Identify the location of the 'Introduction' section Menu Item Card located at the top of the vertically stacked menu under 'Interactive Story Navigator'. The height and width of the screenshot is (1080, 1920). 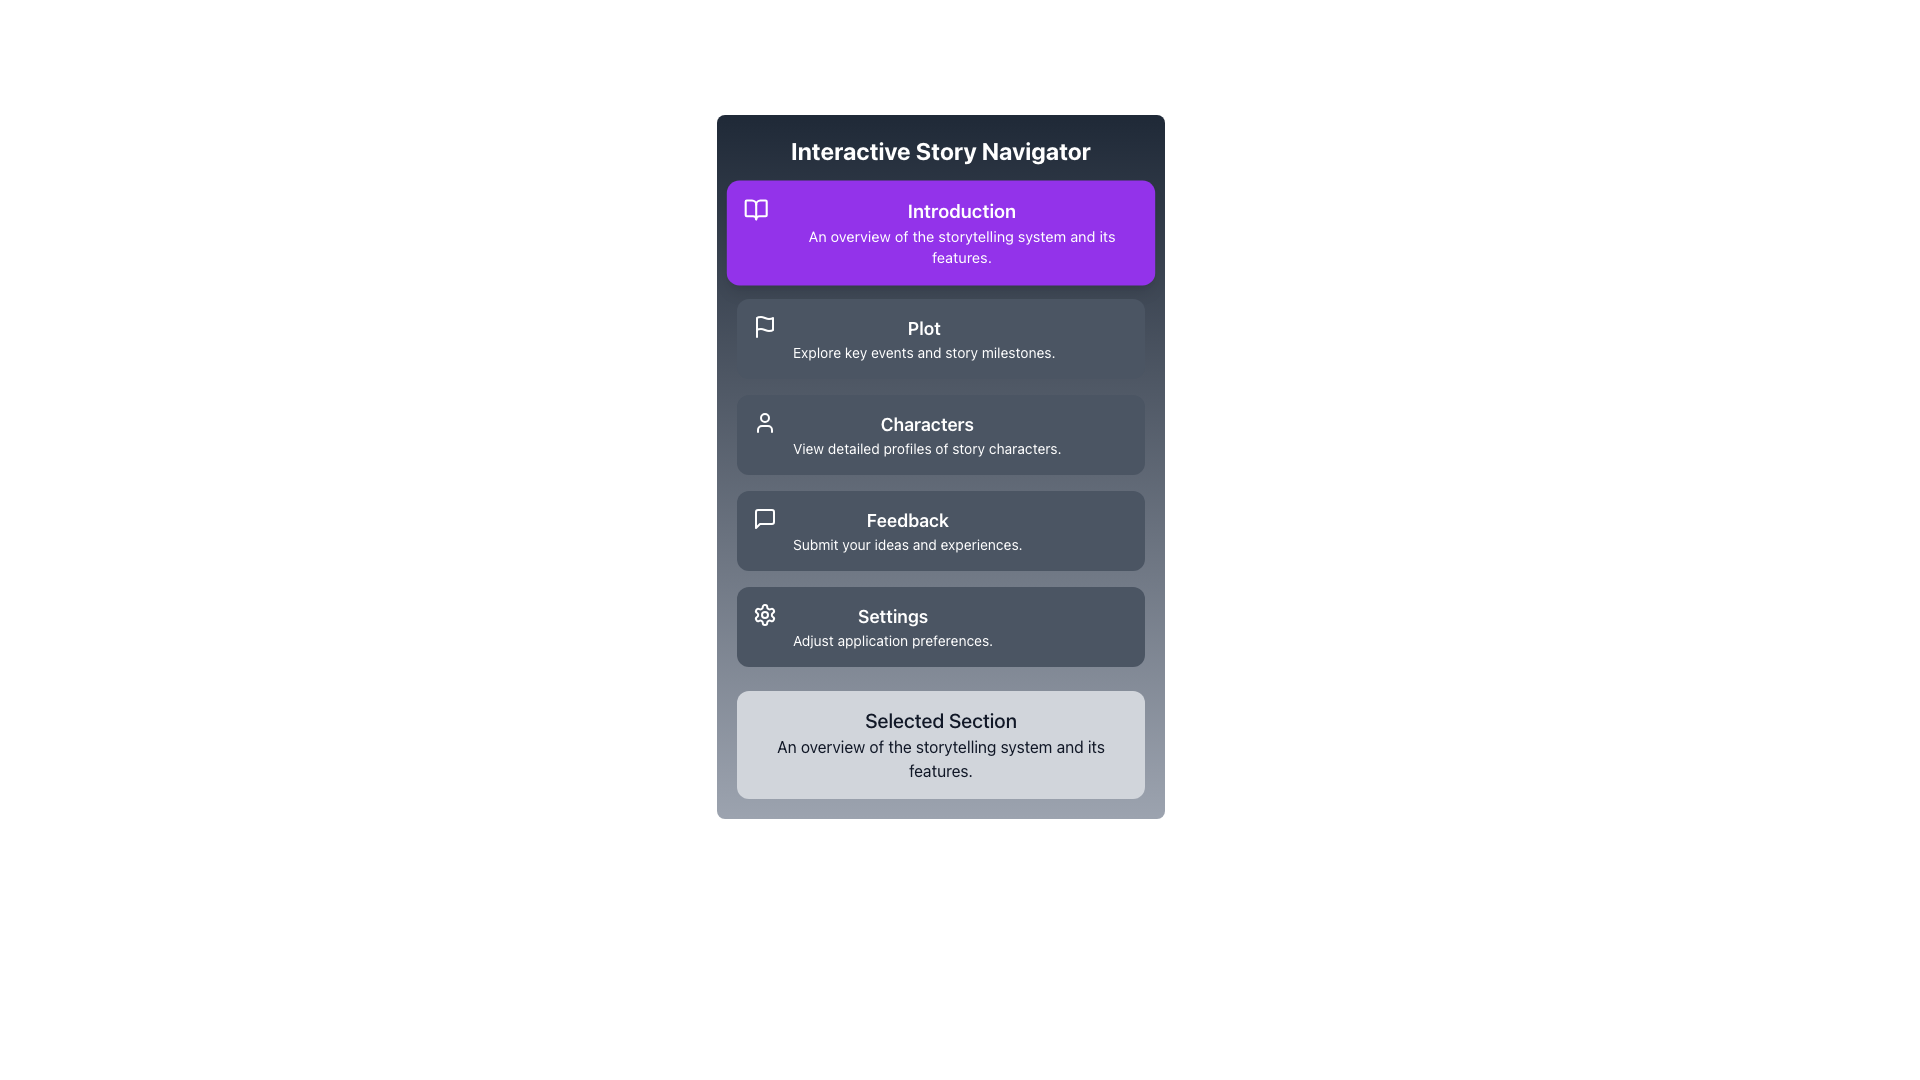
(939, 231).